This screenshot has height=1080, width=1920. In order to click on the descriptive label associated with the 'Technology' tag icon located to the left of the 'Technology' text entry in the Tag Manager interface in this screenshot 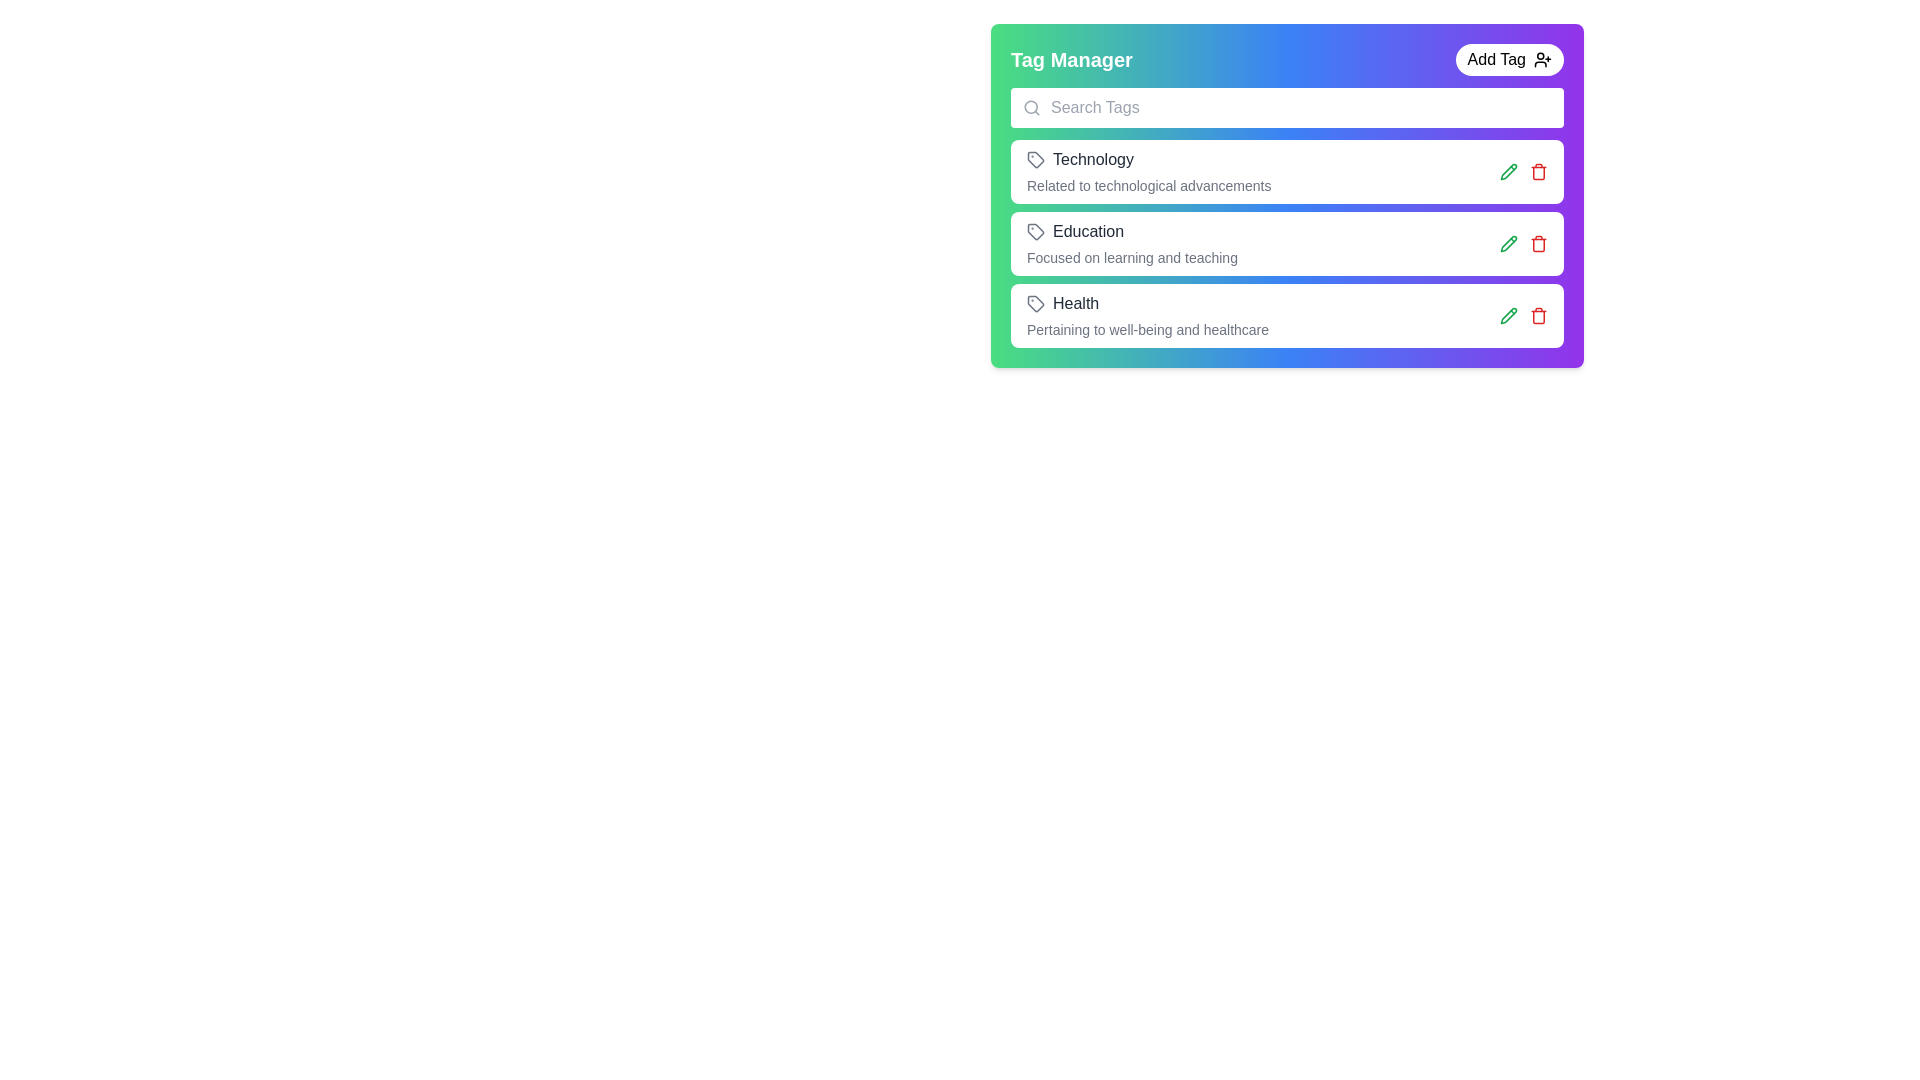, I will do `click(1036, 158)`.